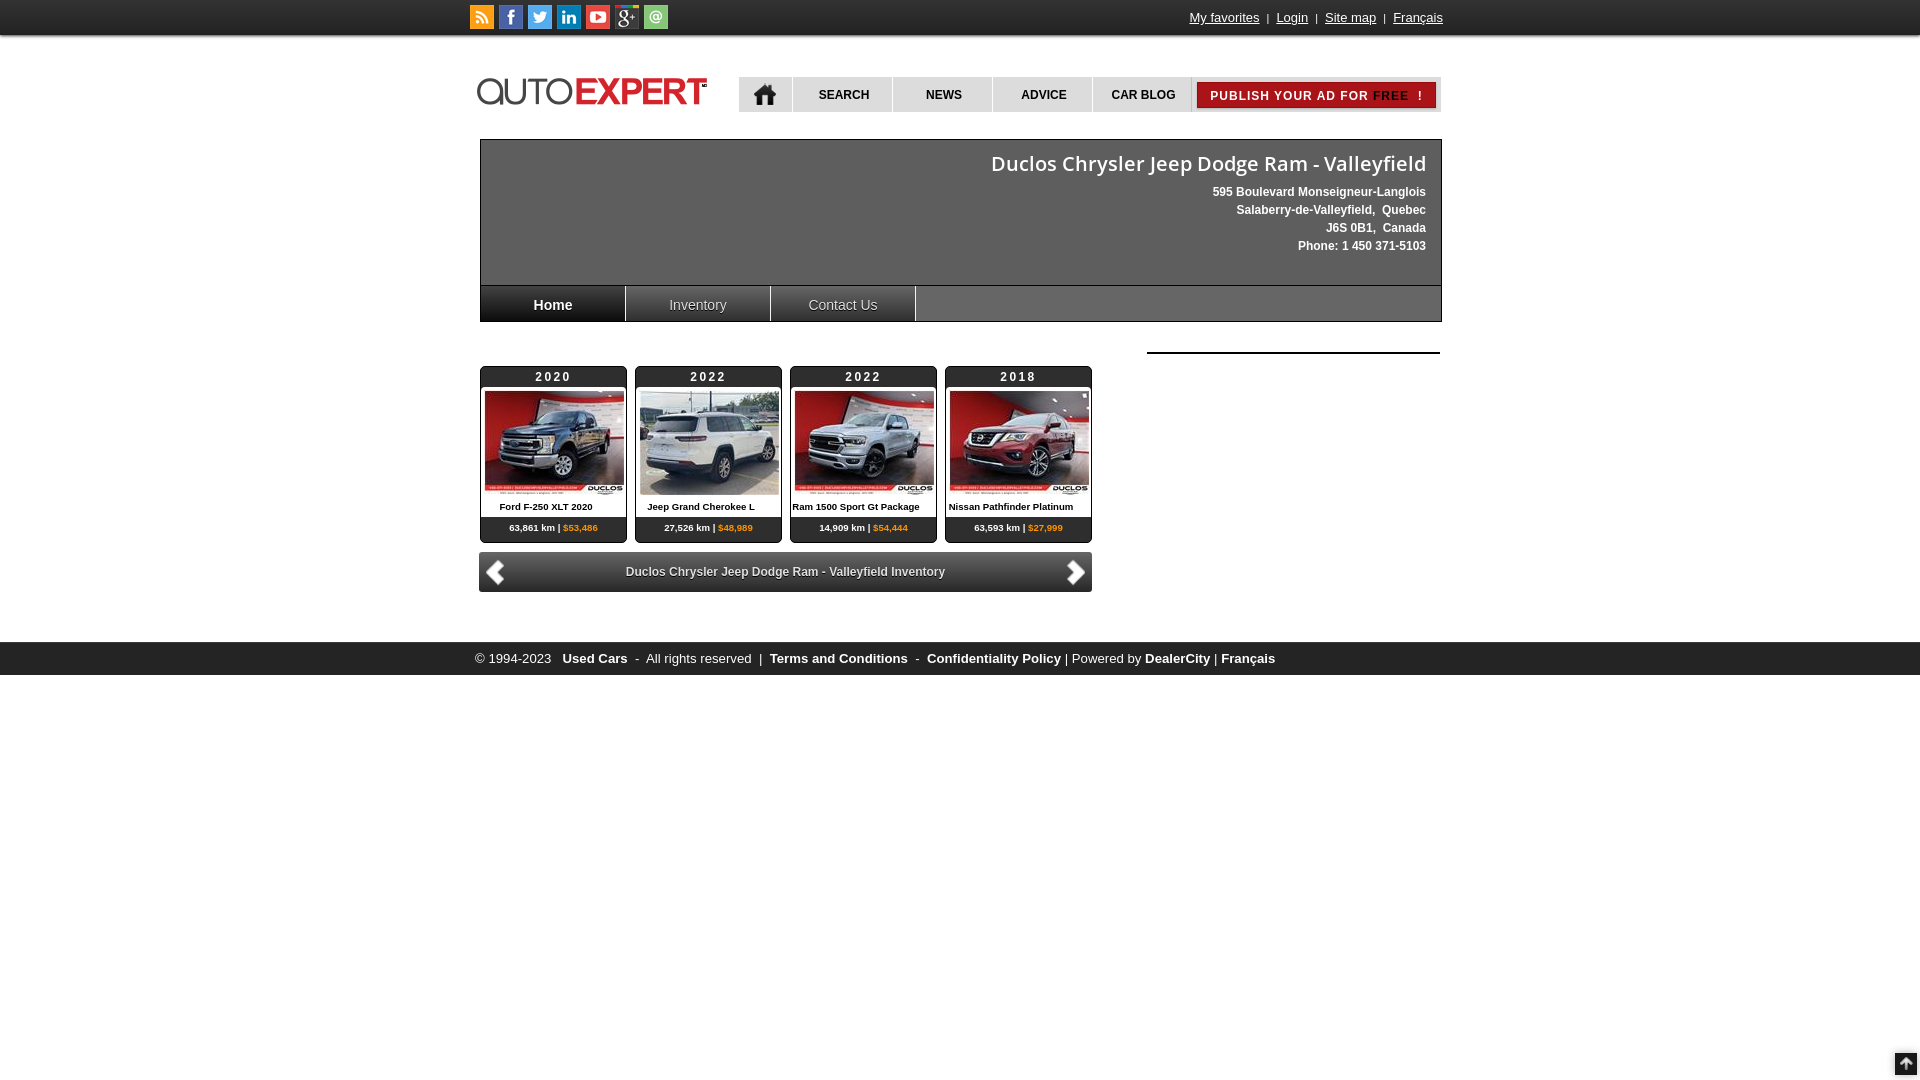  Describe the element at coordinates (940, 94) in the screenshot. I see `'NEWS'` at that location.